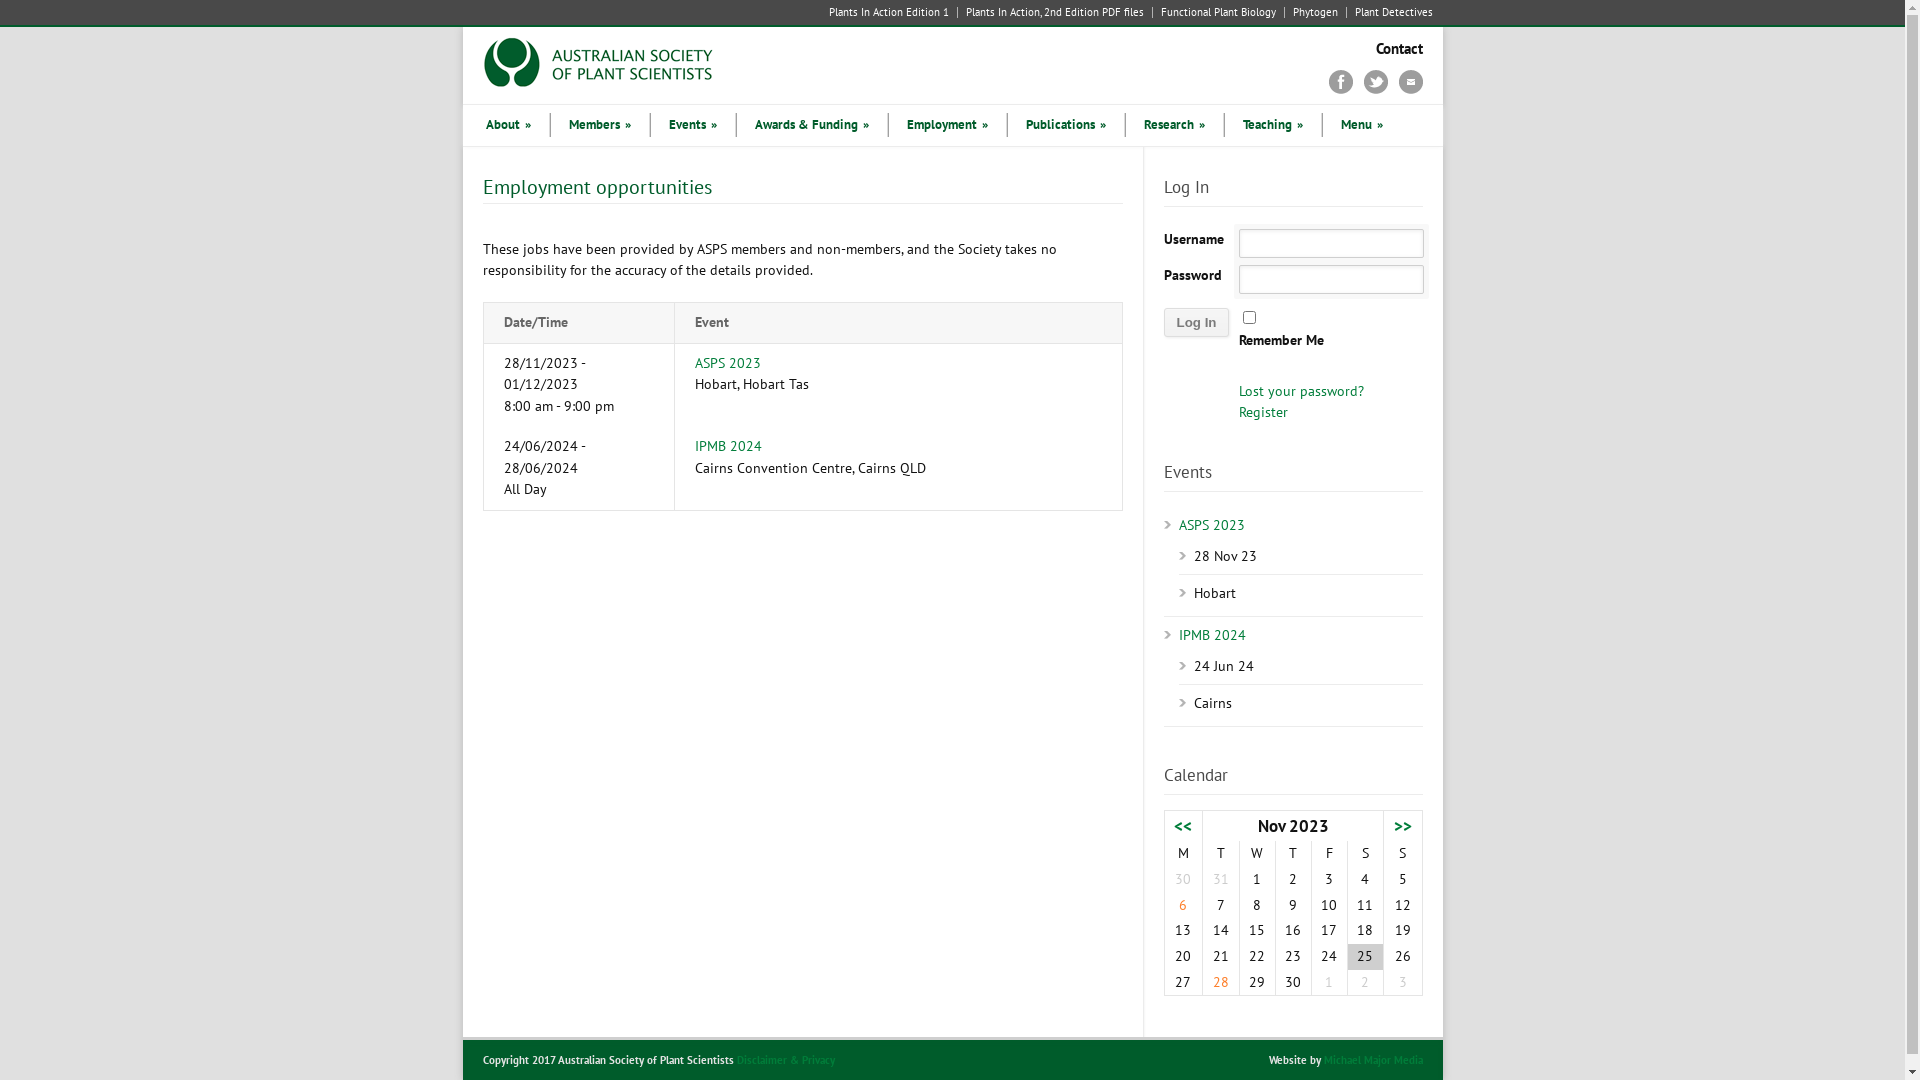 The width and height of the screenshot is (1920, 1080). I want to click on 'Disclaimer & Privacy', so click(784, 1059).